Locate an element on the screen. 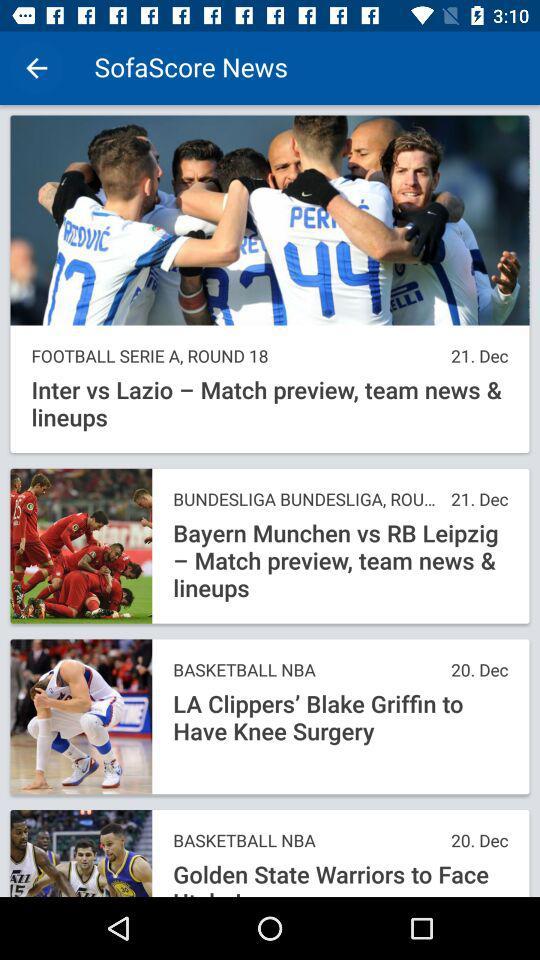 The height and width of the screenshot is (960, 540). the item below the basketball nba  icon is located at coordinates (339, 878).